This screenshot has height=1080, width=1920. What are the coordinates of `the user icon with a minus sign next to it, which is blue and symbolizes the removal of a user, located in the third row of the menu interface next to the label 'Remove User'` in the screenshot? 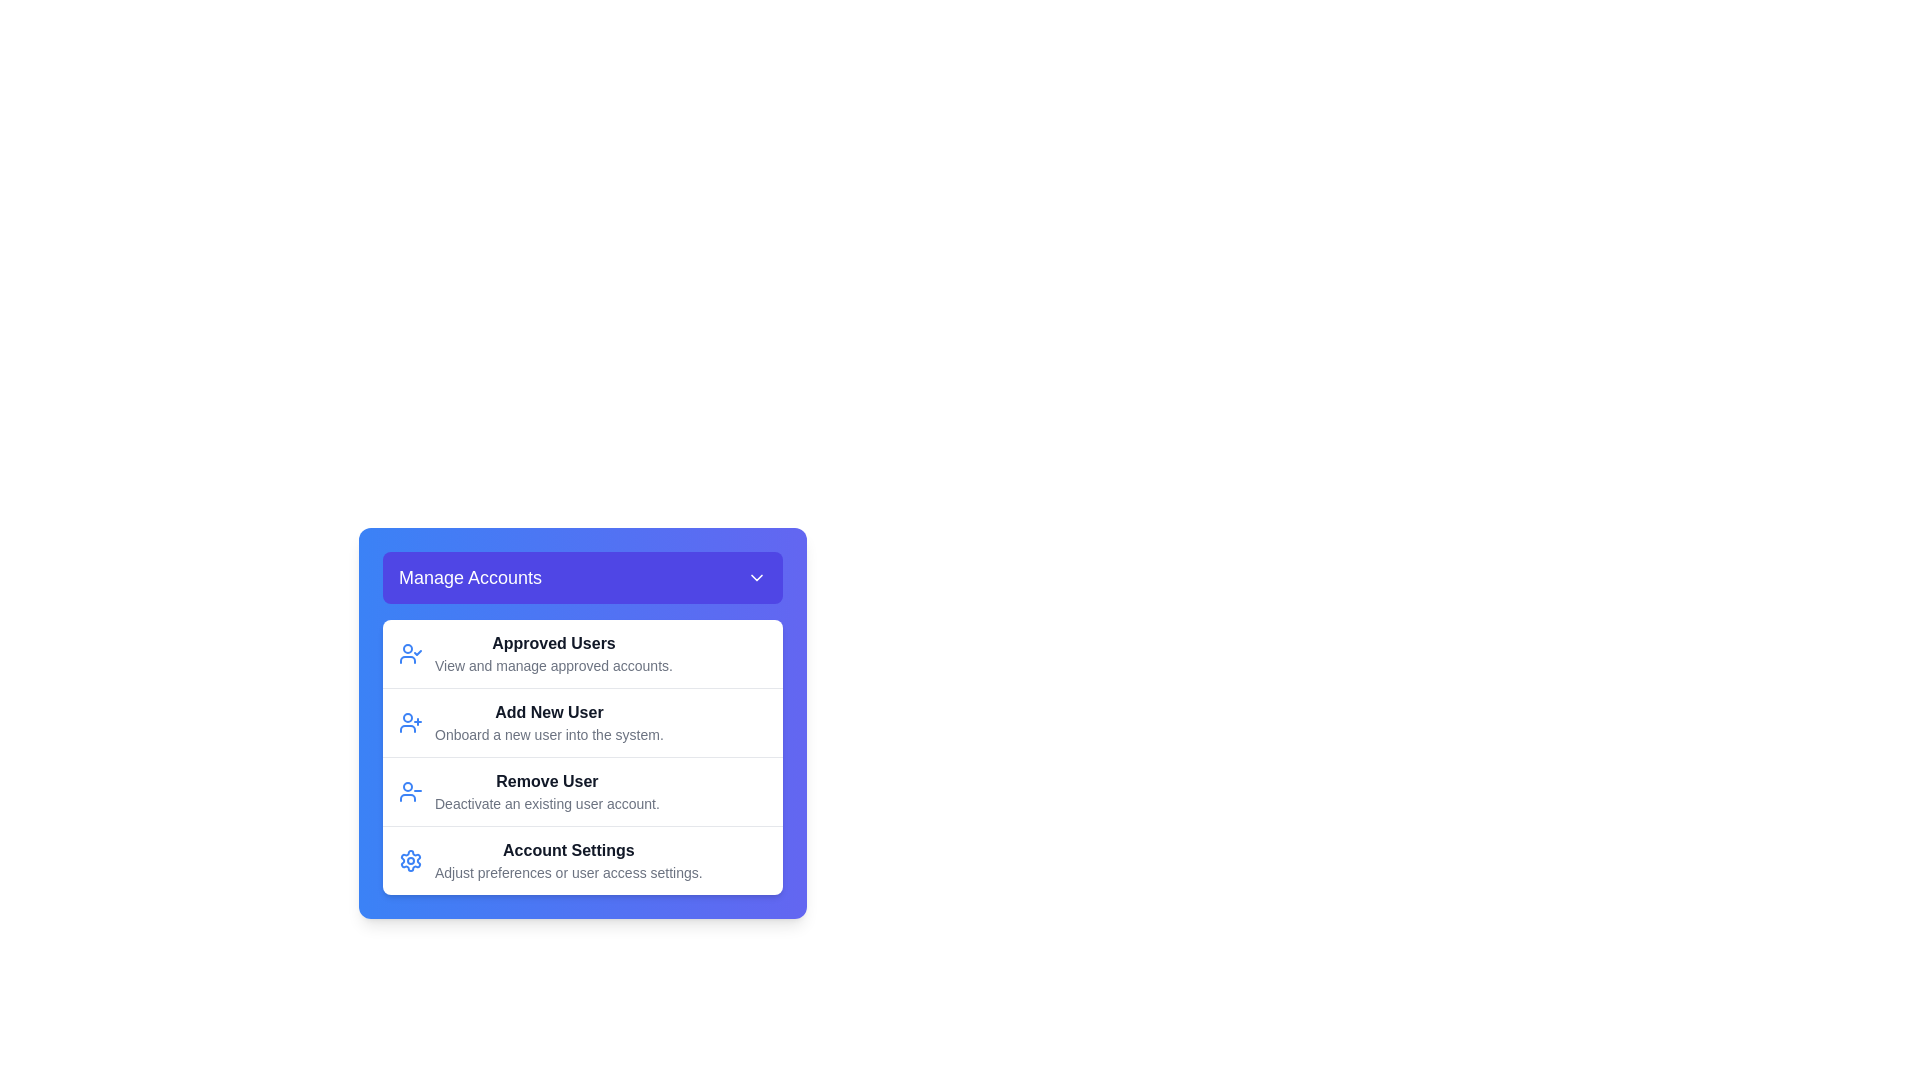 It's located at (410, 790).